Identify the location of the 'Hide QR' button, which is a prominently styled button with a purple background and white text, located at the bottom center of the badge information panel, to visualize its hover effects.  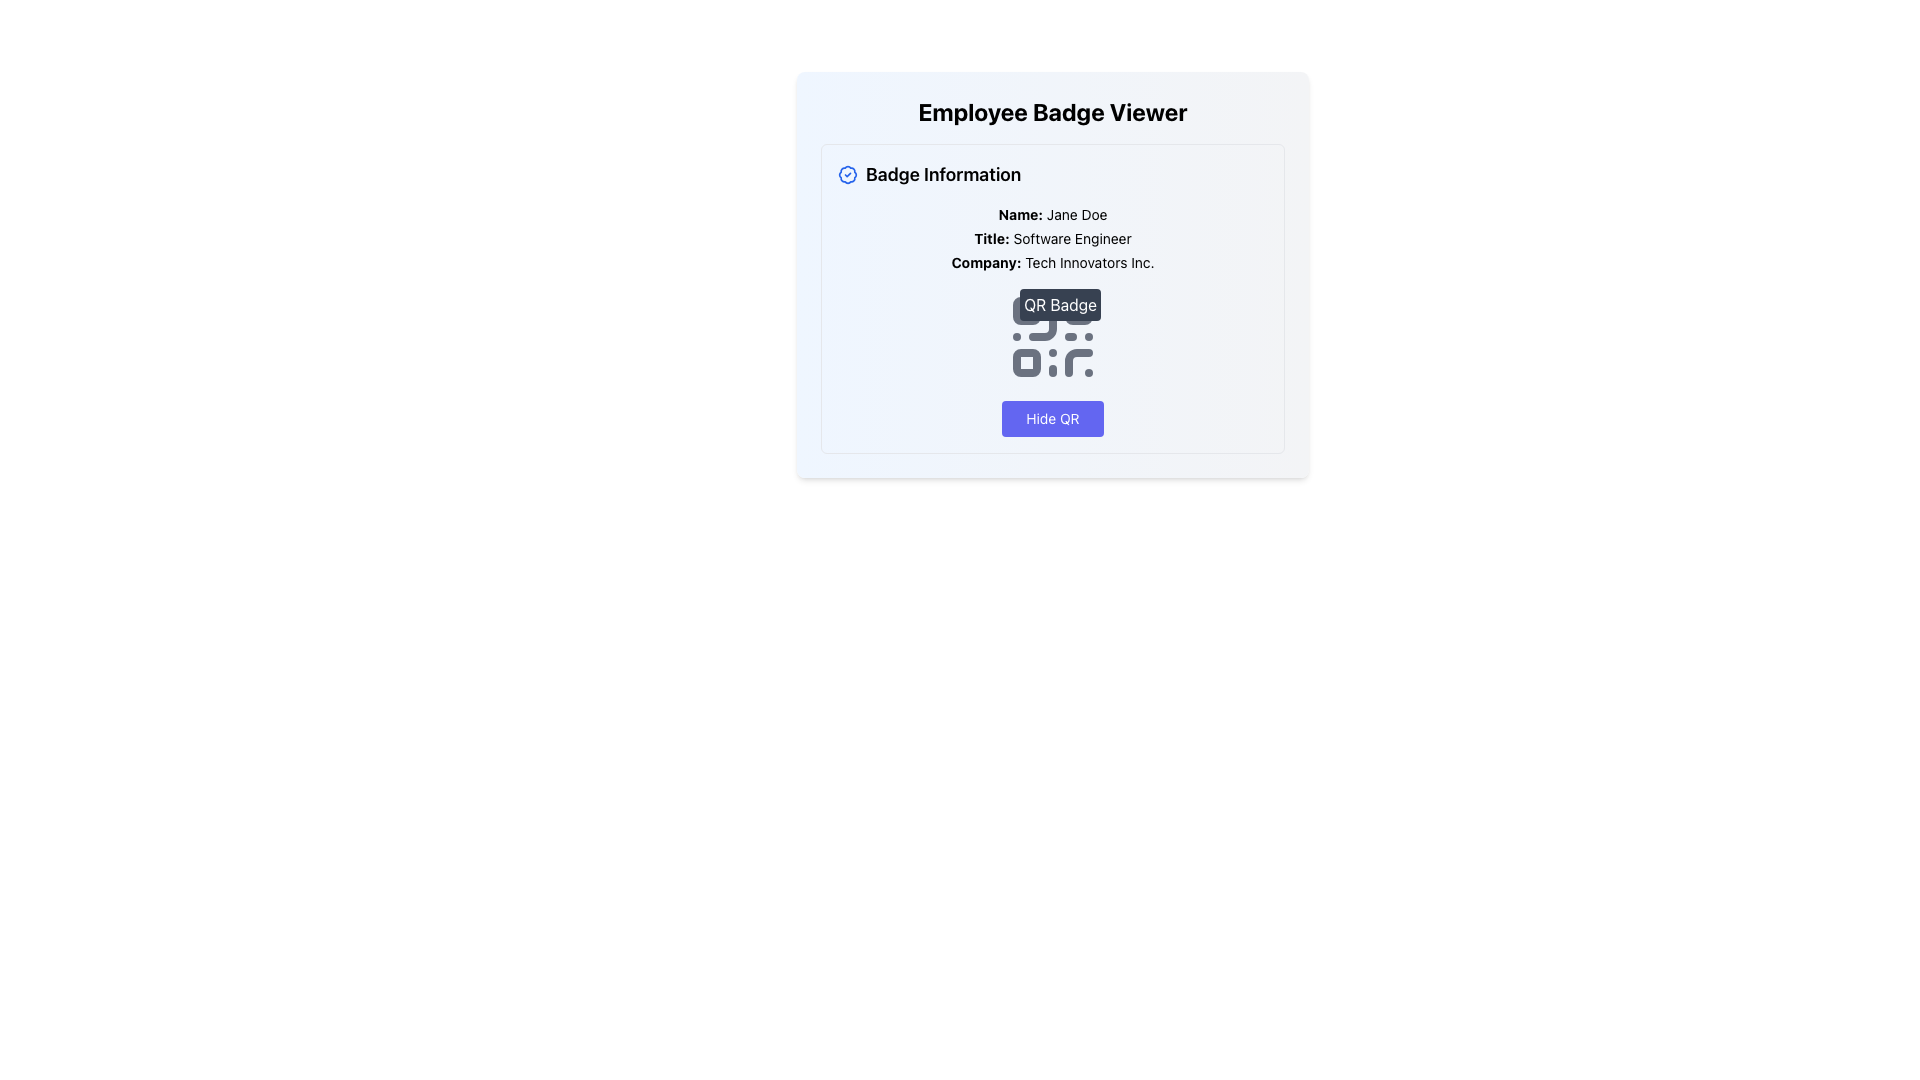
(1051, 418).